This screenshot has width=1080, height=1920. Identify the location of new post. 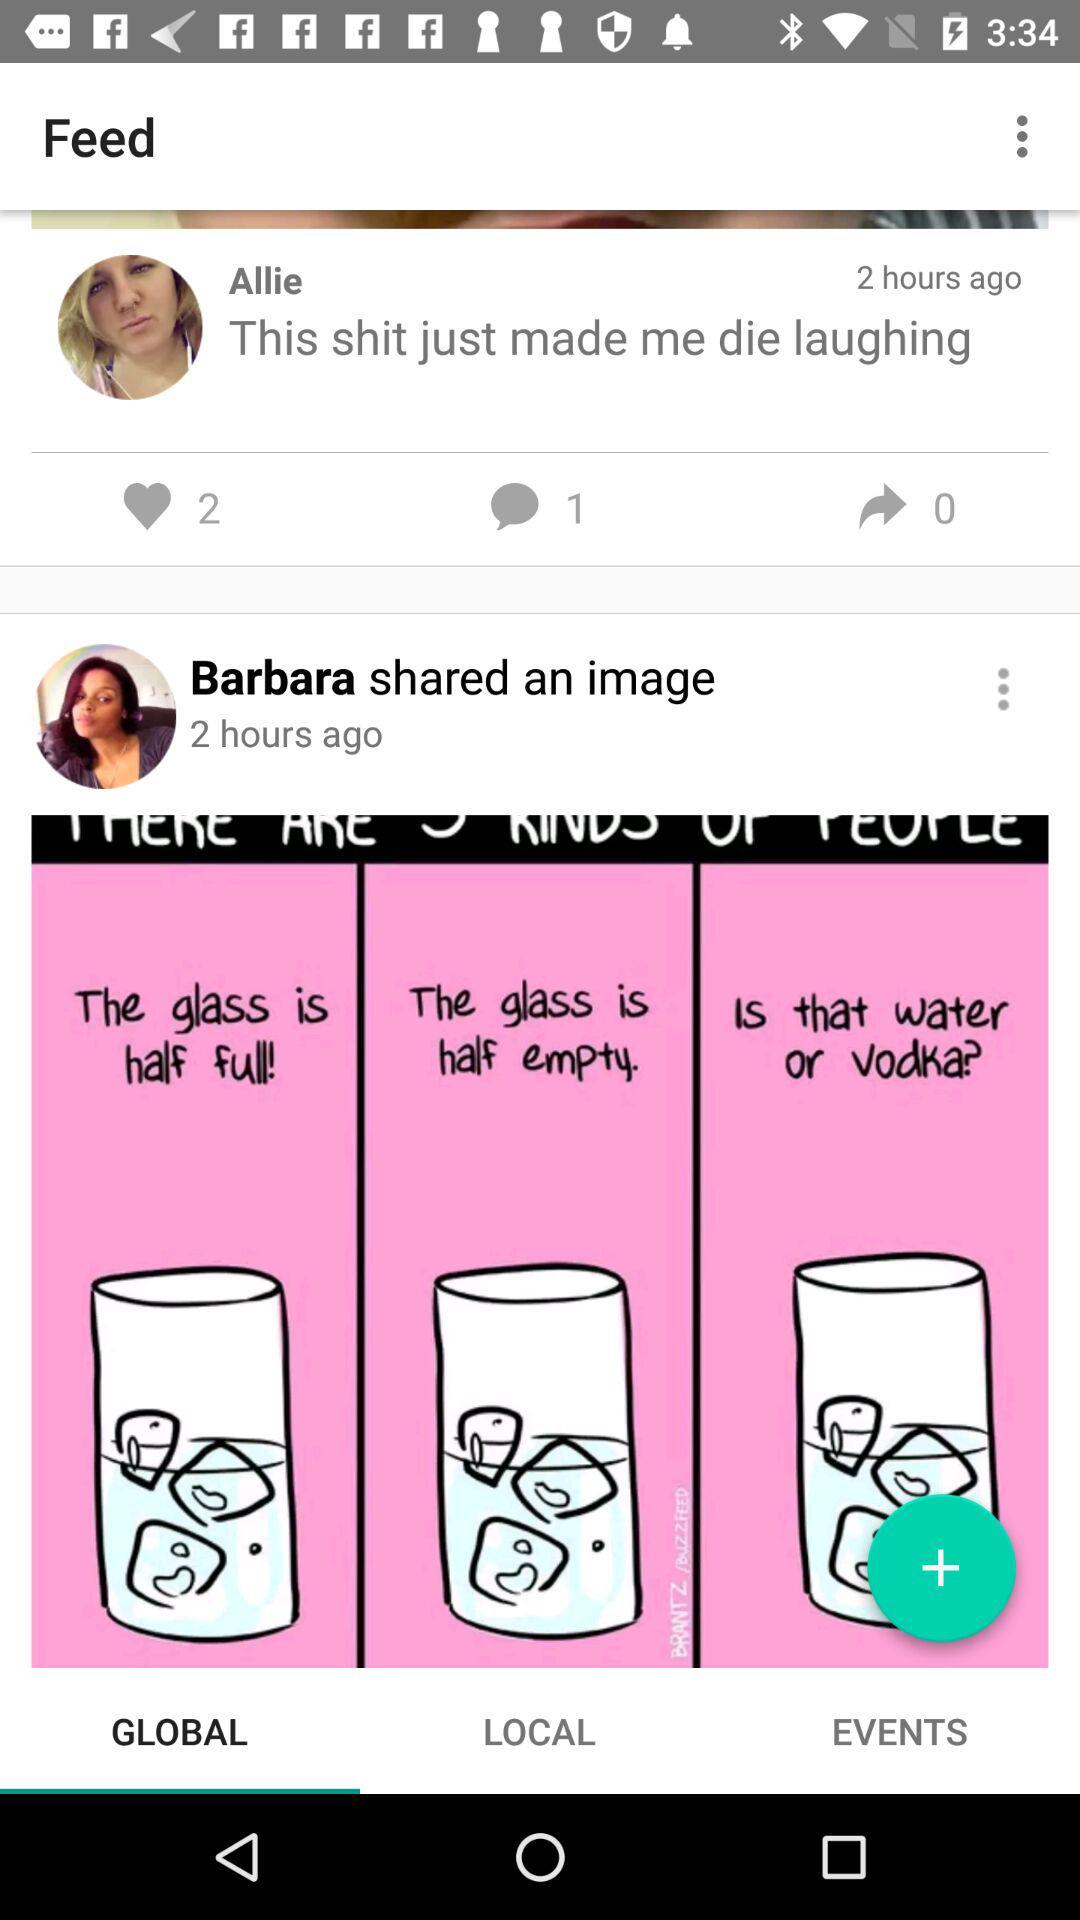
(941, 1575).